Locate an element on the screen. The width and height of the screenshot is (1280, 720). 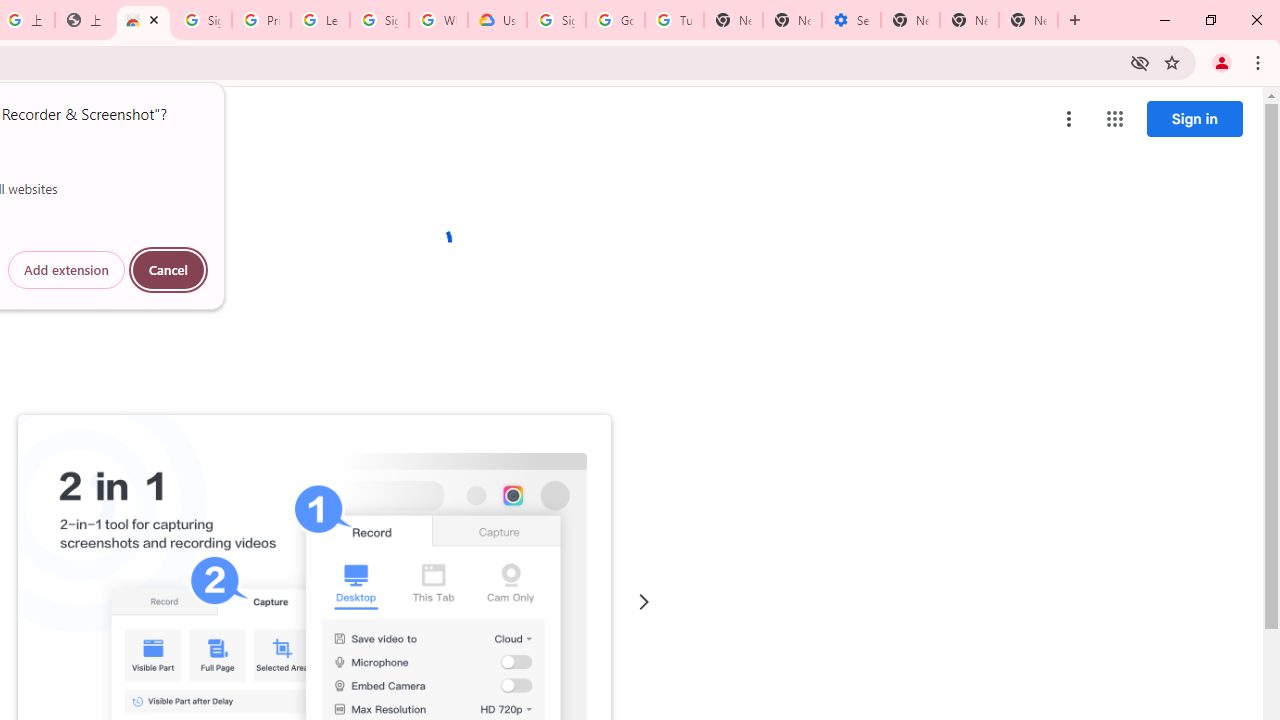
'Turn cookies on or off - Computer - Google Account Help' is located at coordinates (674, 20).